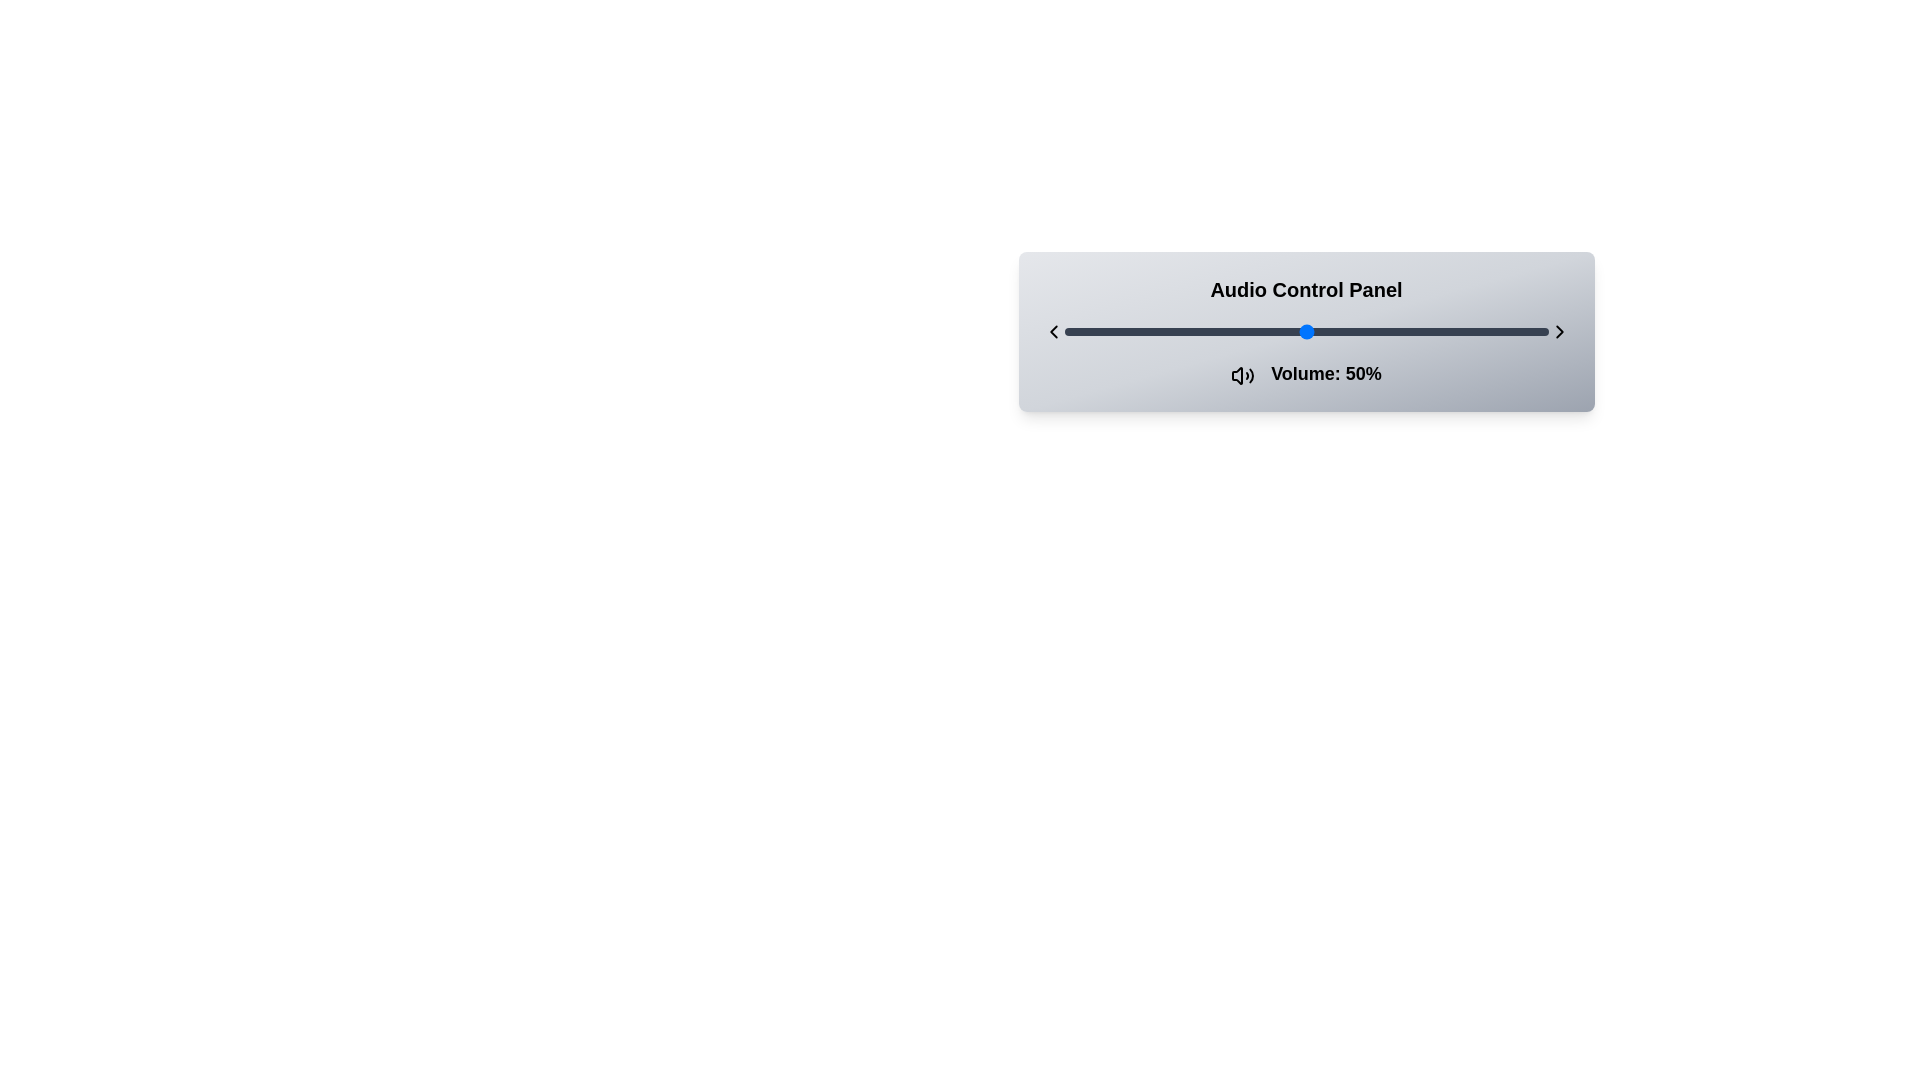 The height and width of the screenshot is (1080, 1920). I want to click on the volume, so click(1161, 330).